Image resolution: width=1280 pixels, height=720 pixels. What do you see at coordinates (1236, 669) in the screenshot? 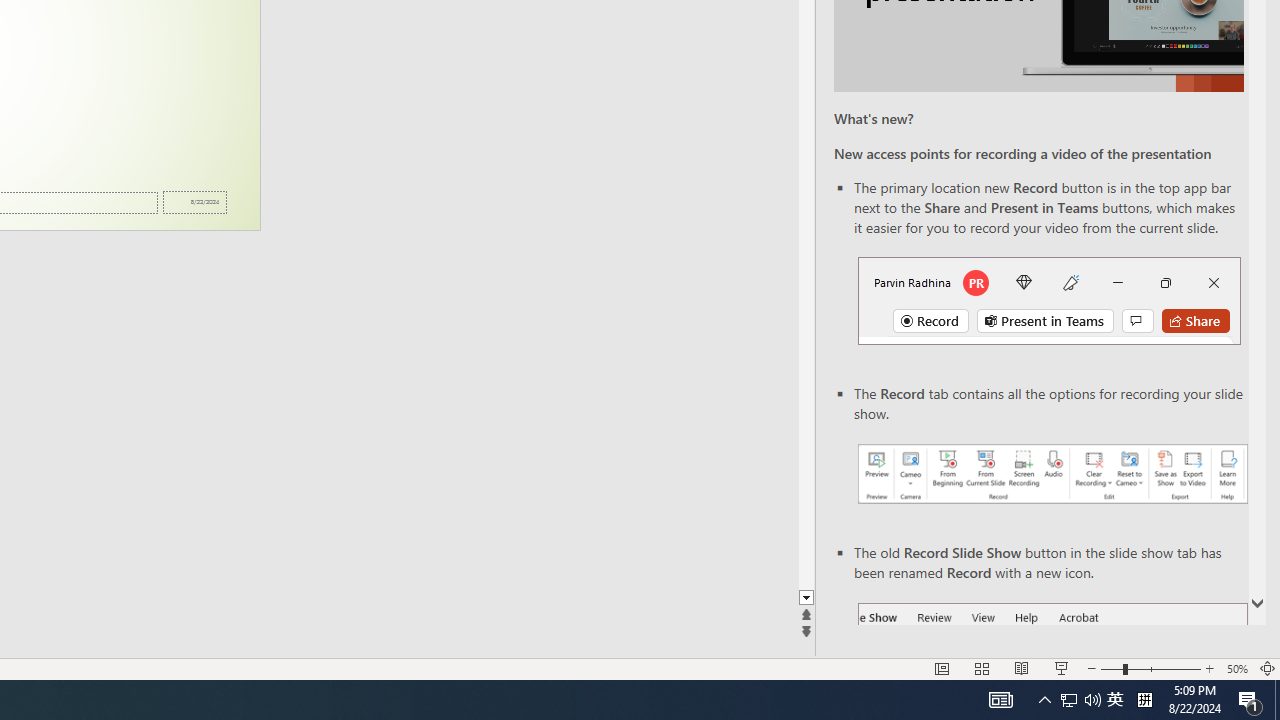
I see `'Zoom 50%'` at bounding box center [1236, 669].